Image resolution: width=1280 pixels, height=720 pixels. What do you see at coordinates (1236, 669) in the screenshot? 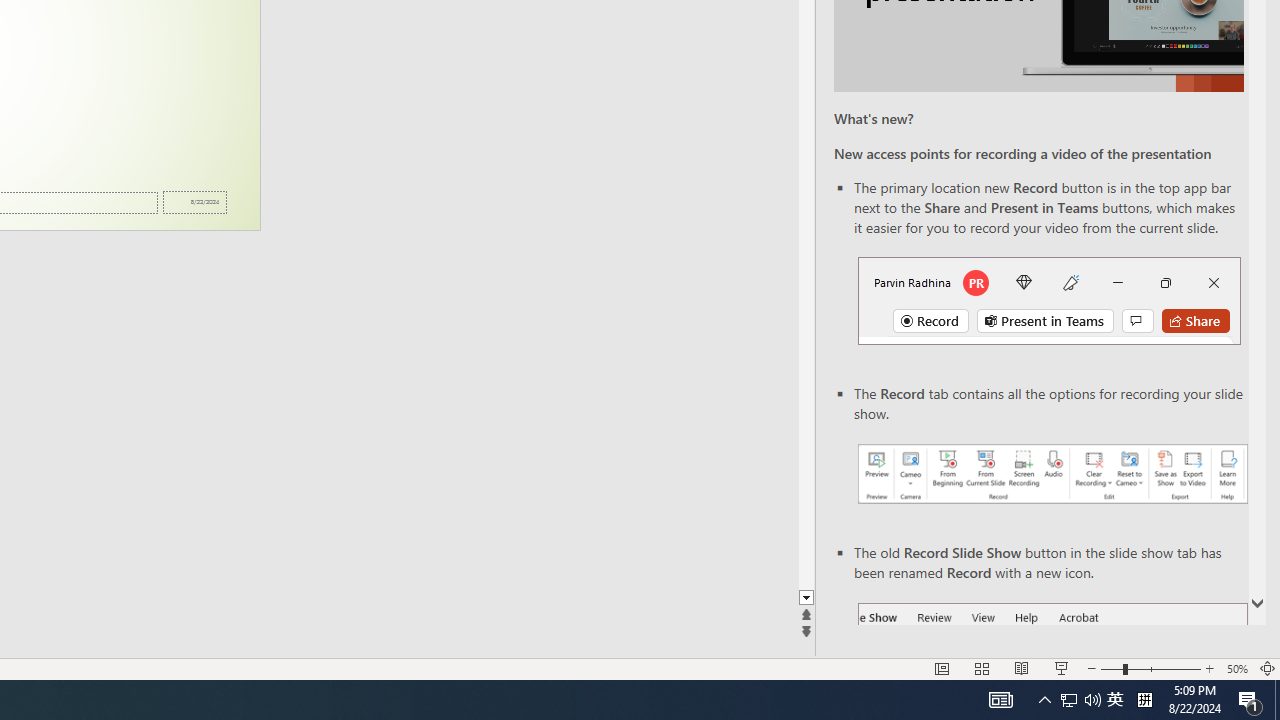
I see `'Zoom 50%'` at bounding box center [1236, 669].